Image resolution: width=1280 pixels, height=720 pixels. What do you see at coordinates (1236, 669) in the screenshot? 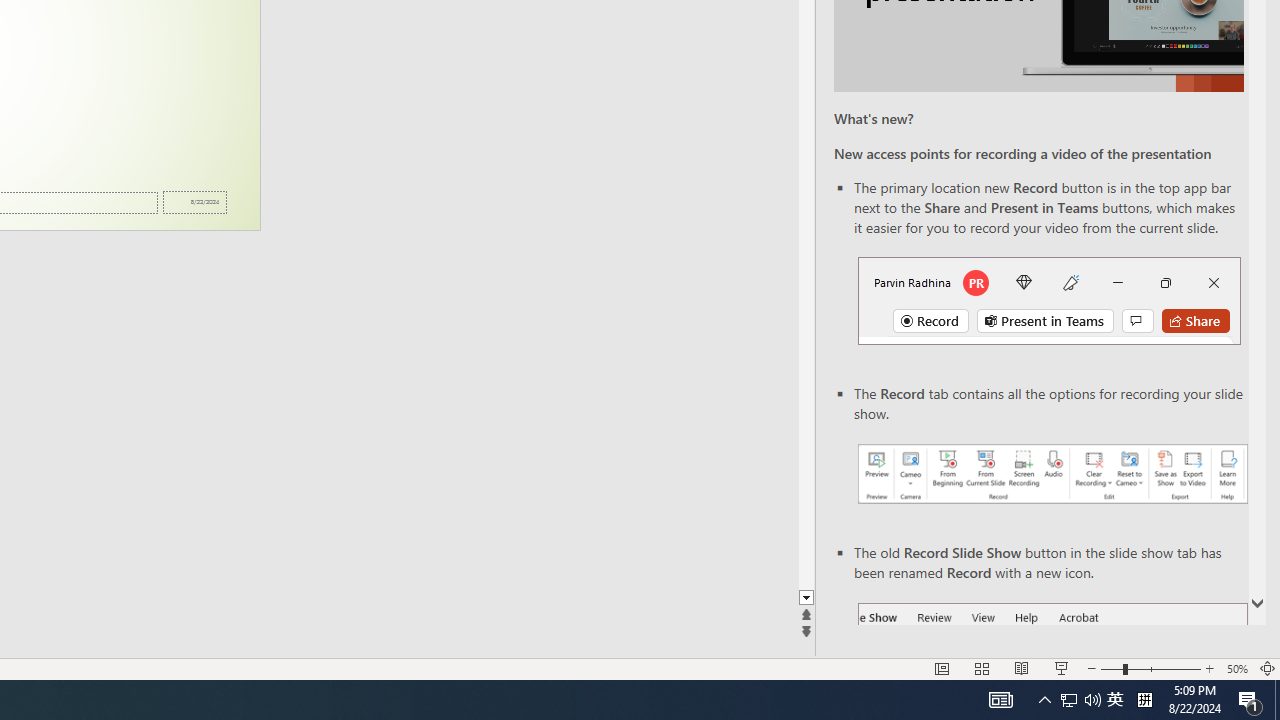
I see `'Zoom 50%'` at bounding box center [1236, 669].